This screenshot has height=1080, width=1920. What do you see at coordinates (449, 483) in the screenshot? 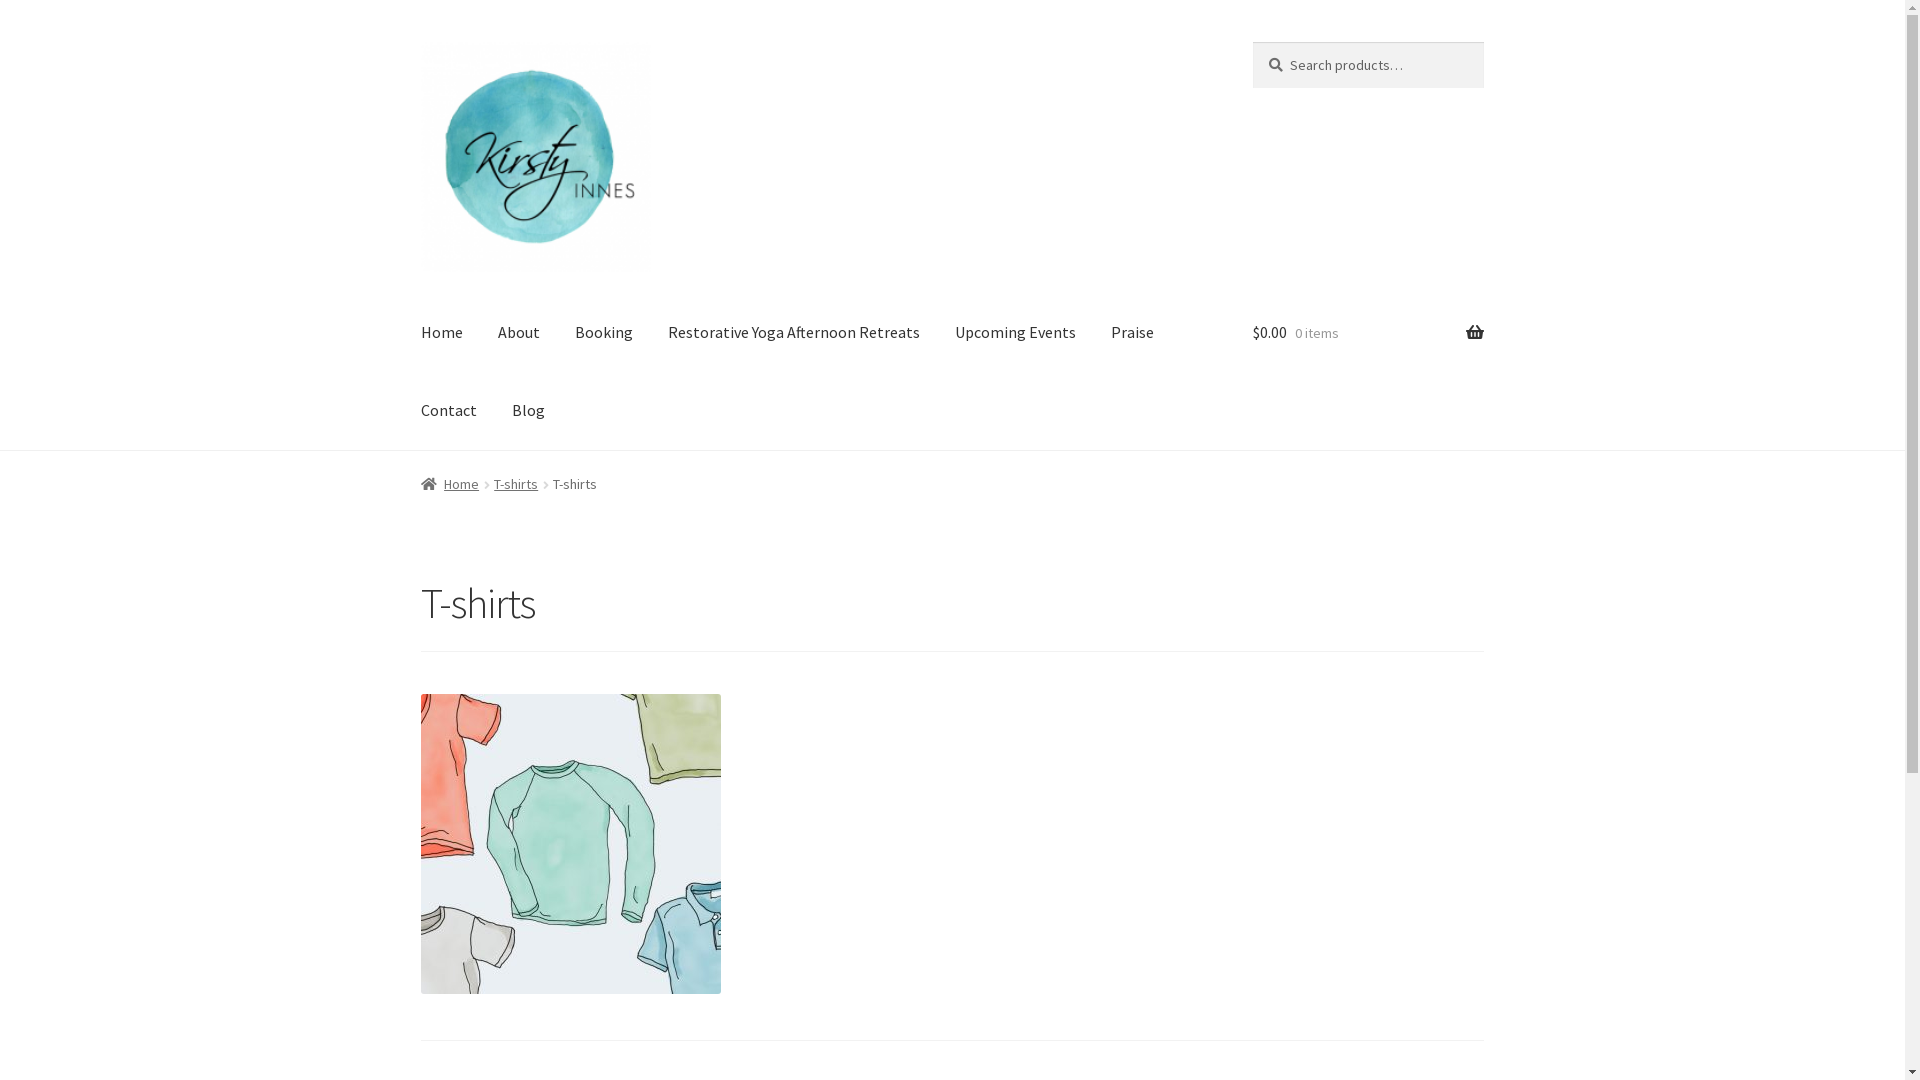
I see `'Home'` at bounding box center [449, 483].